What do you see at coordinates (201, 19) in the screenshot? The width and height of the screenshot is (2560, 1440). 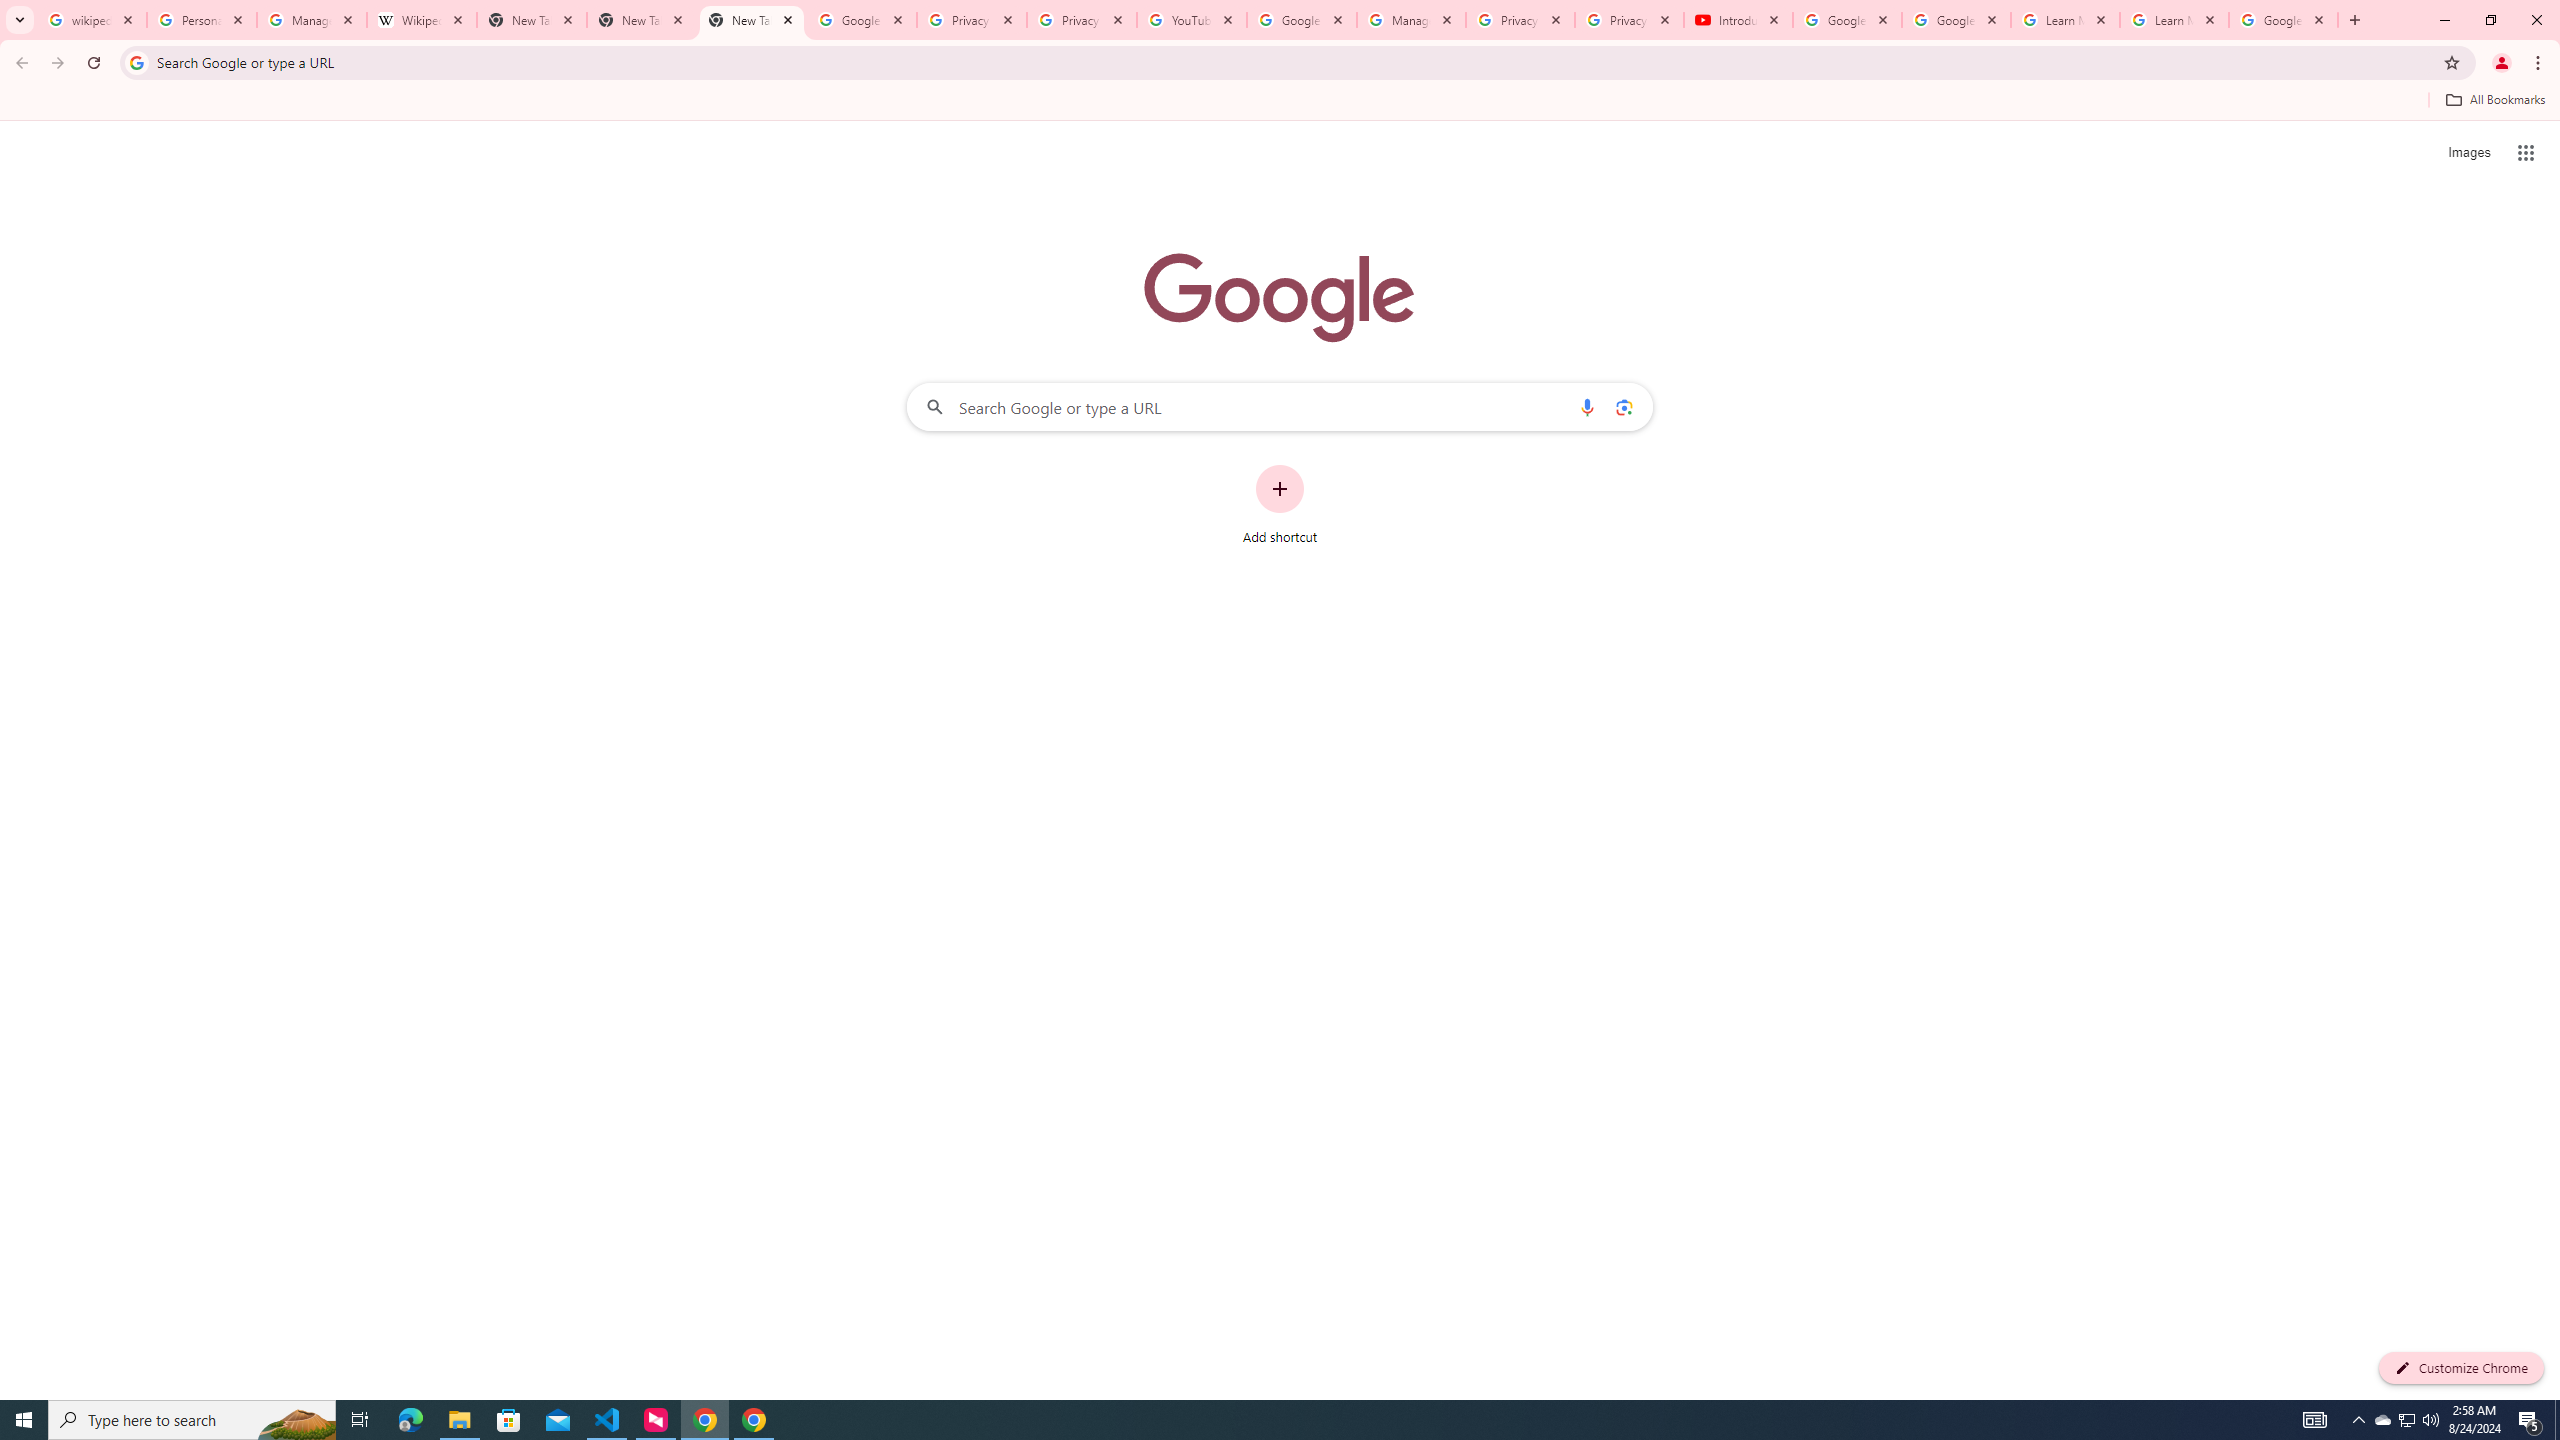 I see `'Personalization & Google Search results - Google Search Help'` at bounding box center [201, 19].